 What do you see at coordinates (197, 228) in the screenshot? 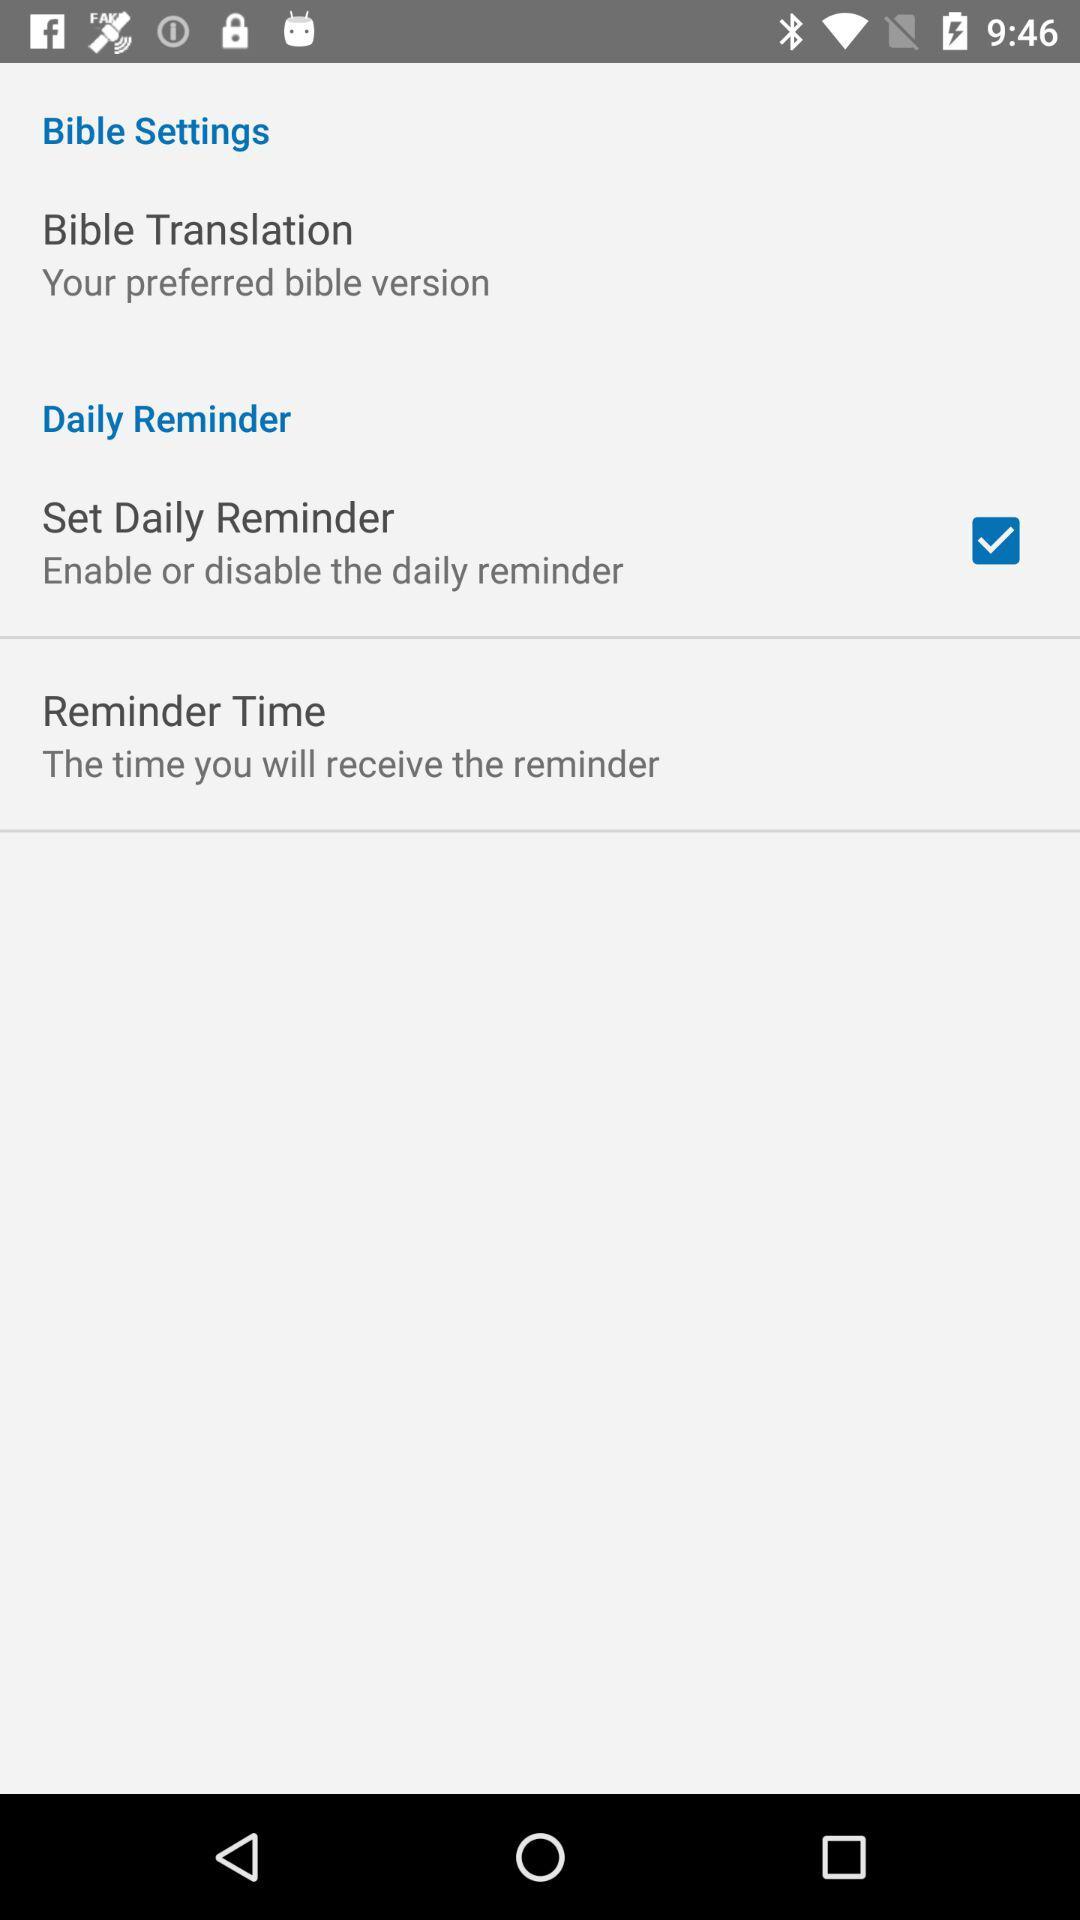
I see `item above your preferred bible` at bounding box center [197, 228].